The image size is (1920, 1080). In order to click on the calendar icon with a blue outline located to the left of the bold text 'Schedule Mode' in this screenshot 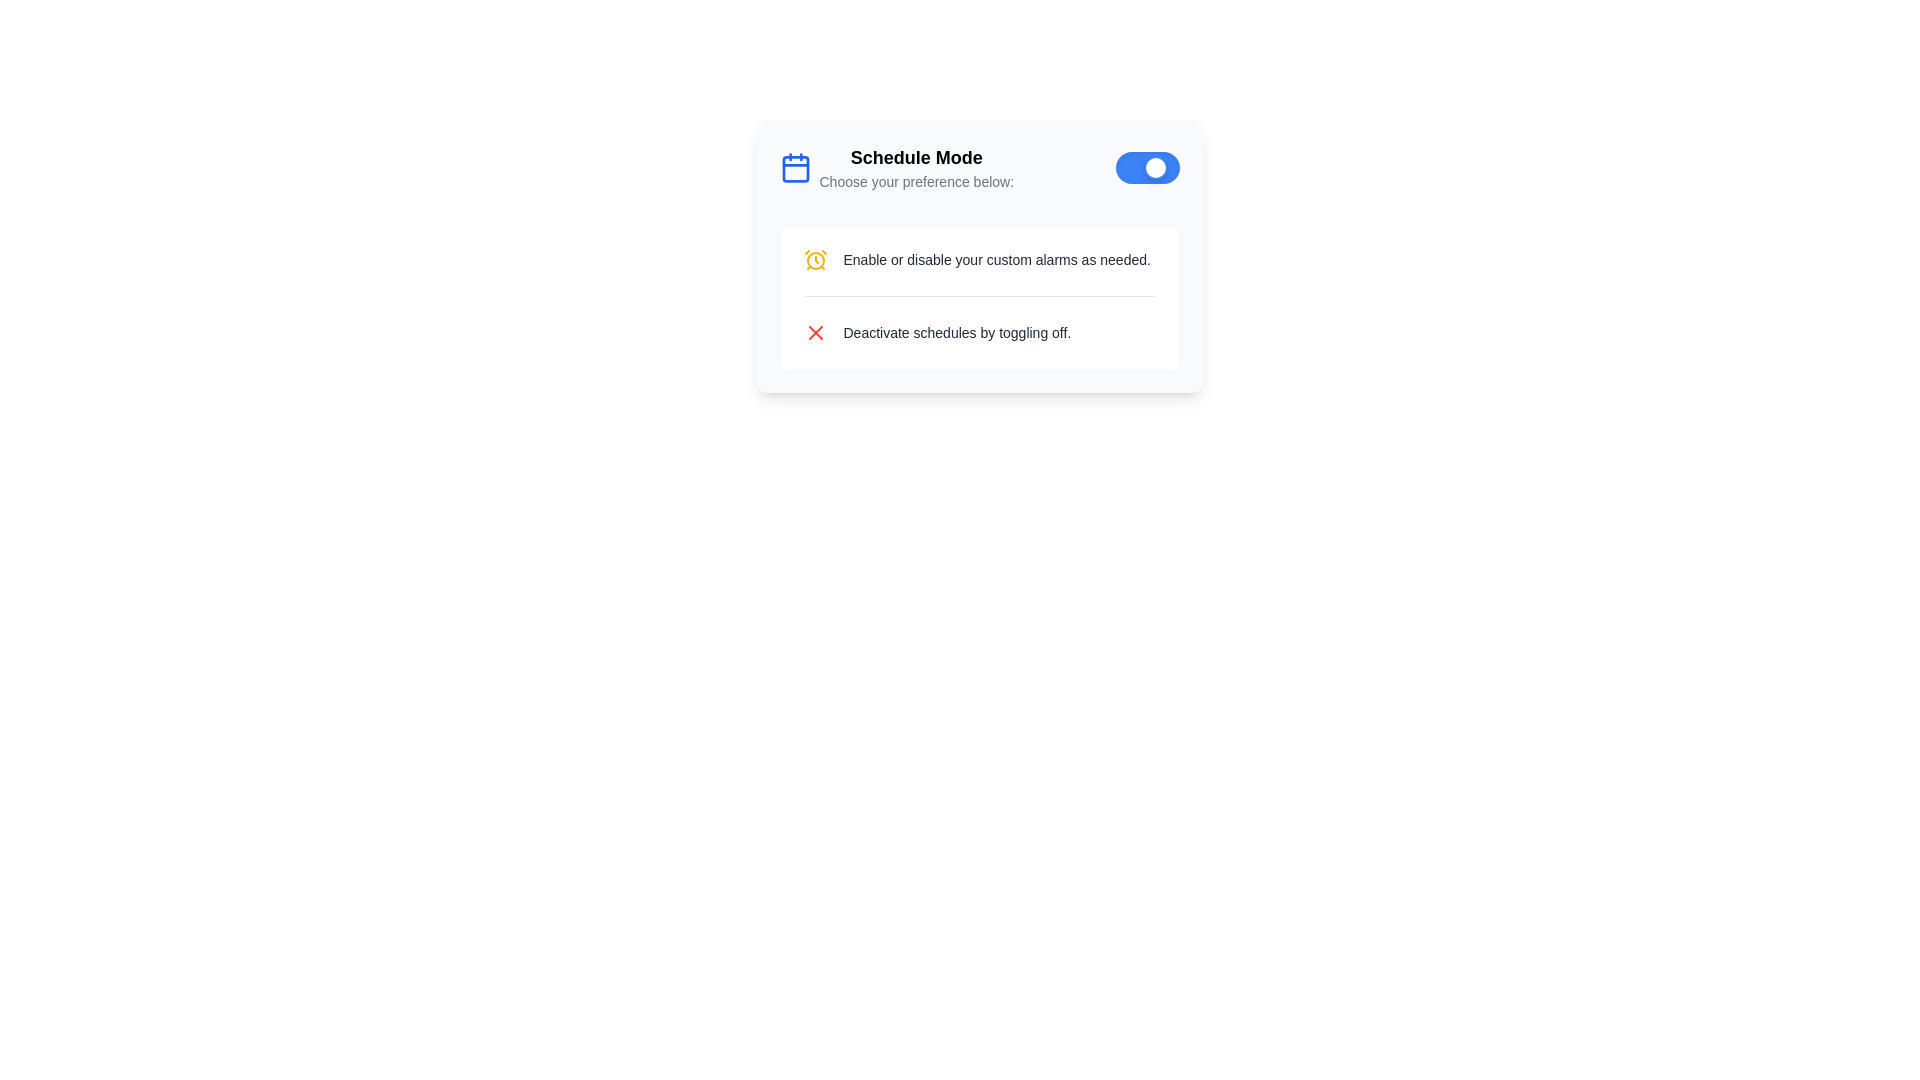, I will do `click(794, 167)`.